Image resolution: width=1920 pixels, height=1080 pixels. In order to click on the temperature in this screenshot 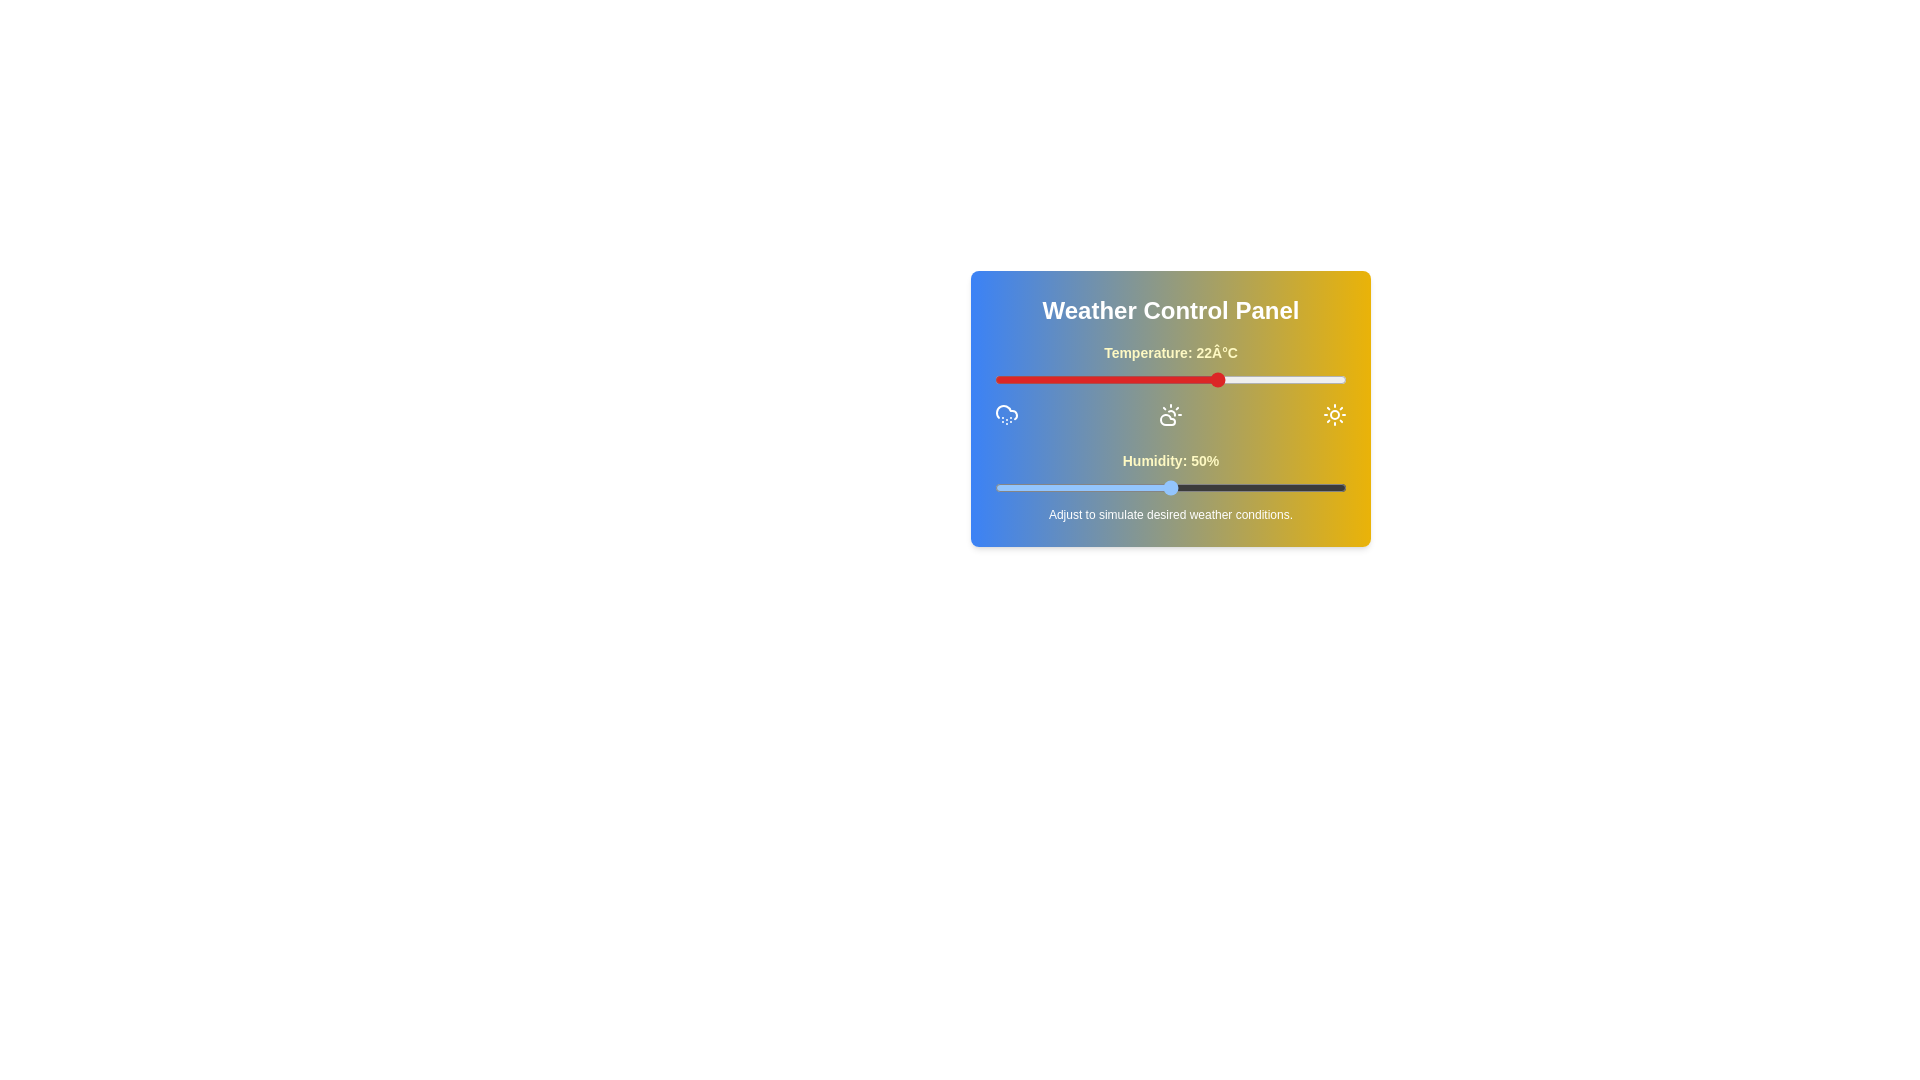, I will do `click(1192, 380)`.